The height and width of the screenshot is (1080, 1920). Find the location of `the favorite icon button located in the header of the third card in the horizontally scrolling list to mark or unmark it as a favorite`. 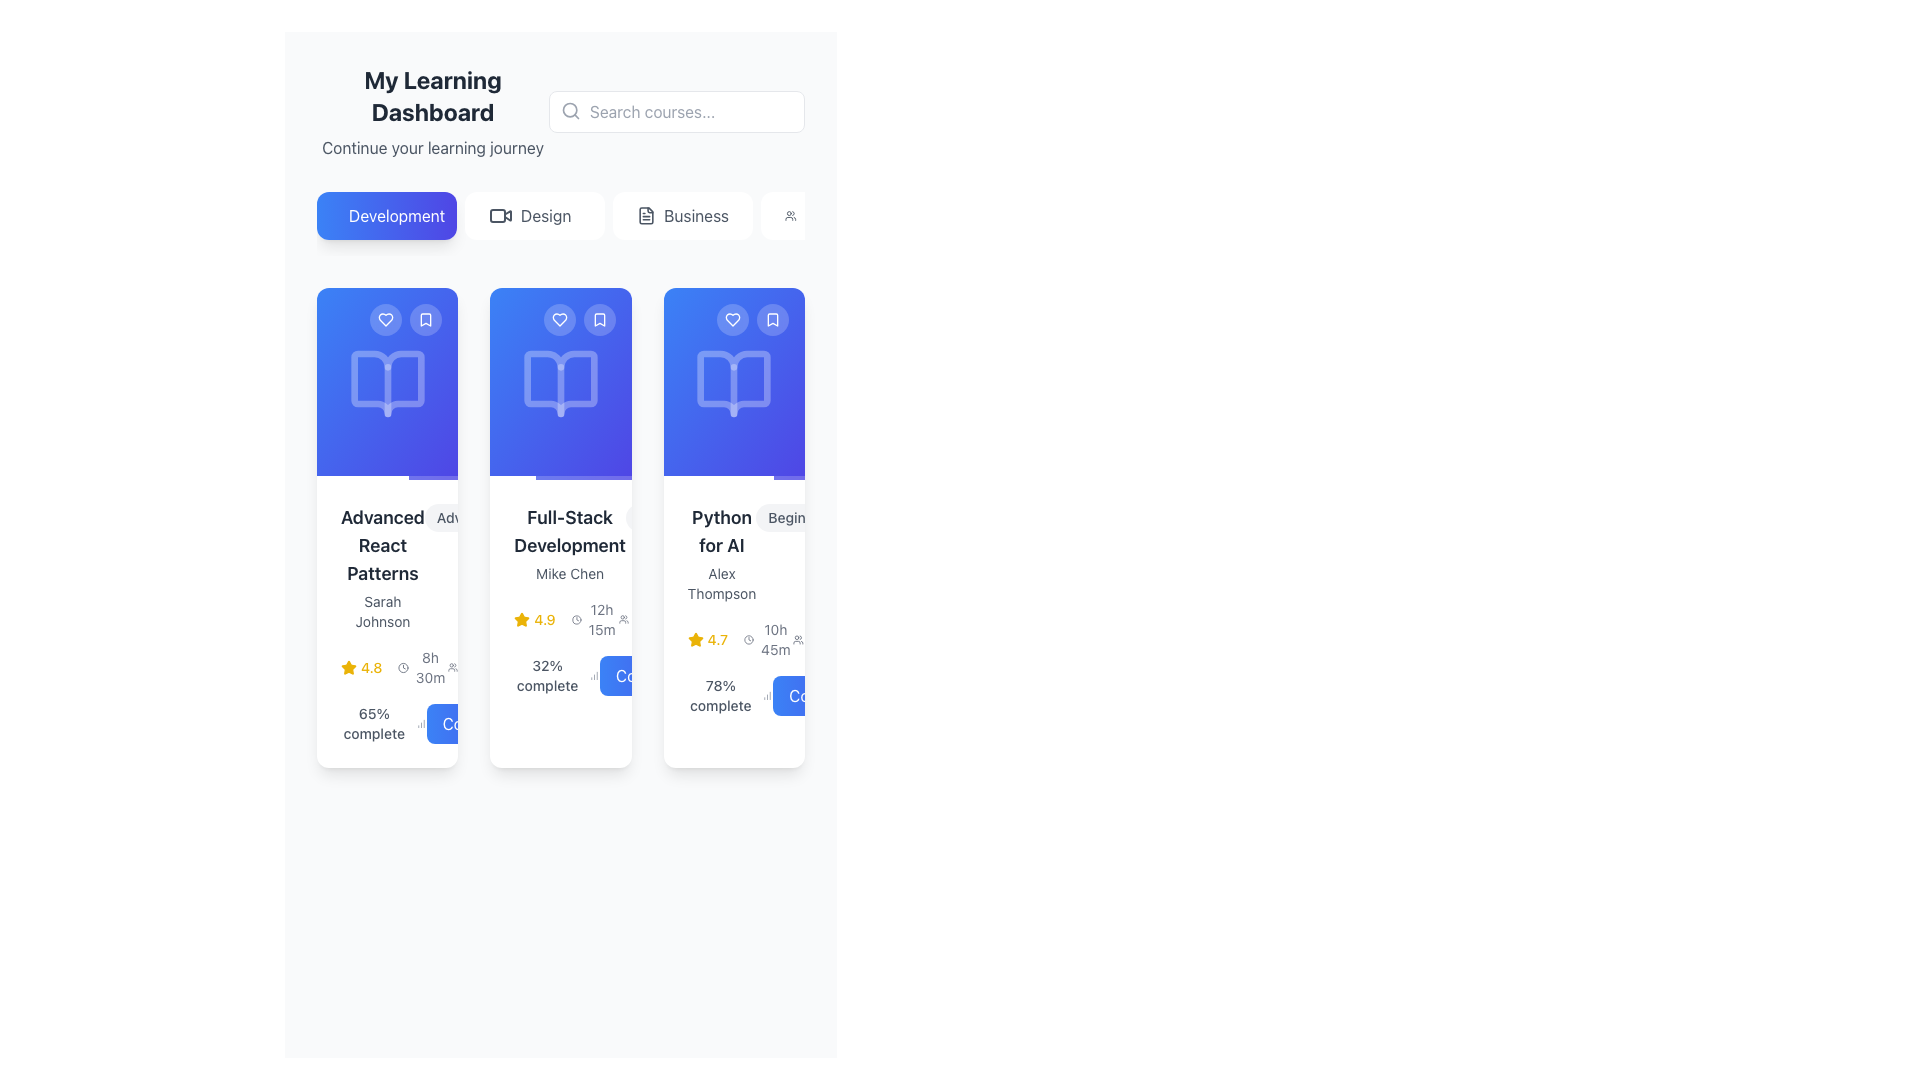

the favorite icon button located in the header of the third card in the horizontally scrolling list to mark or unmark it as a favorite is located at coordinates (559, 319).